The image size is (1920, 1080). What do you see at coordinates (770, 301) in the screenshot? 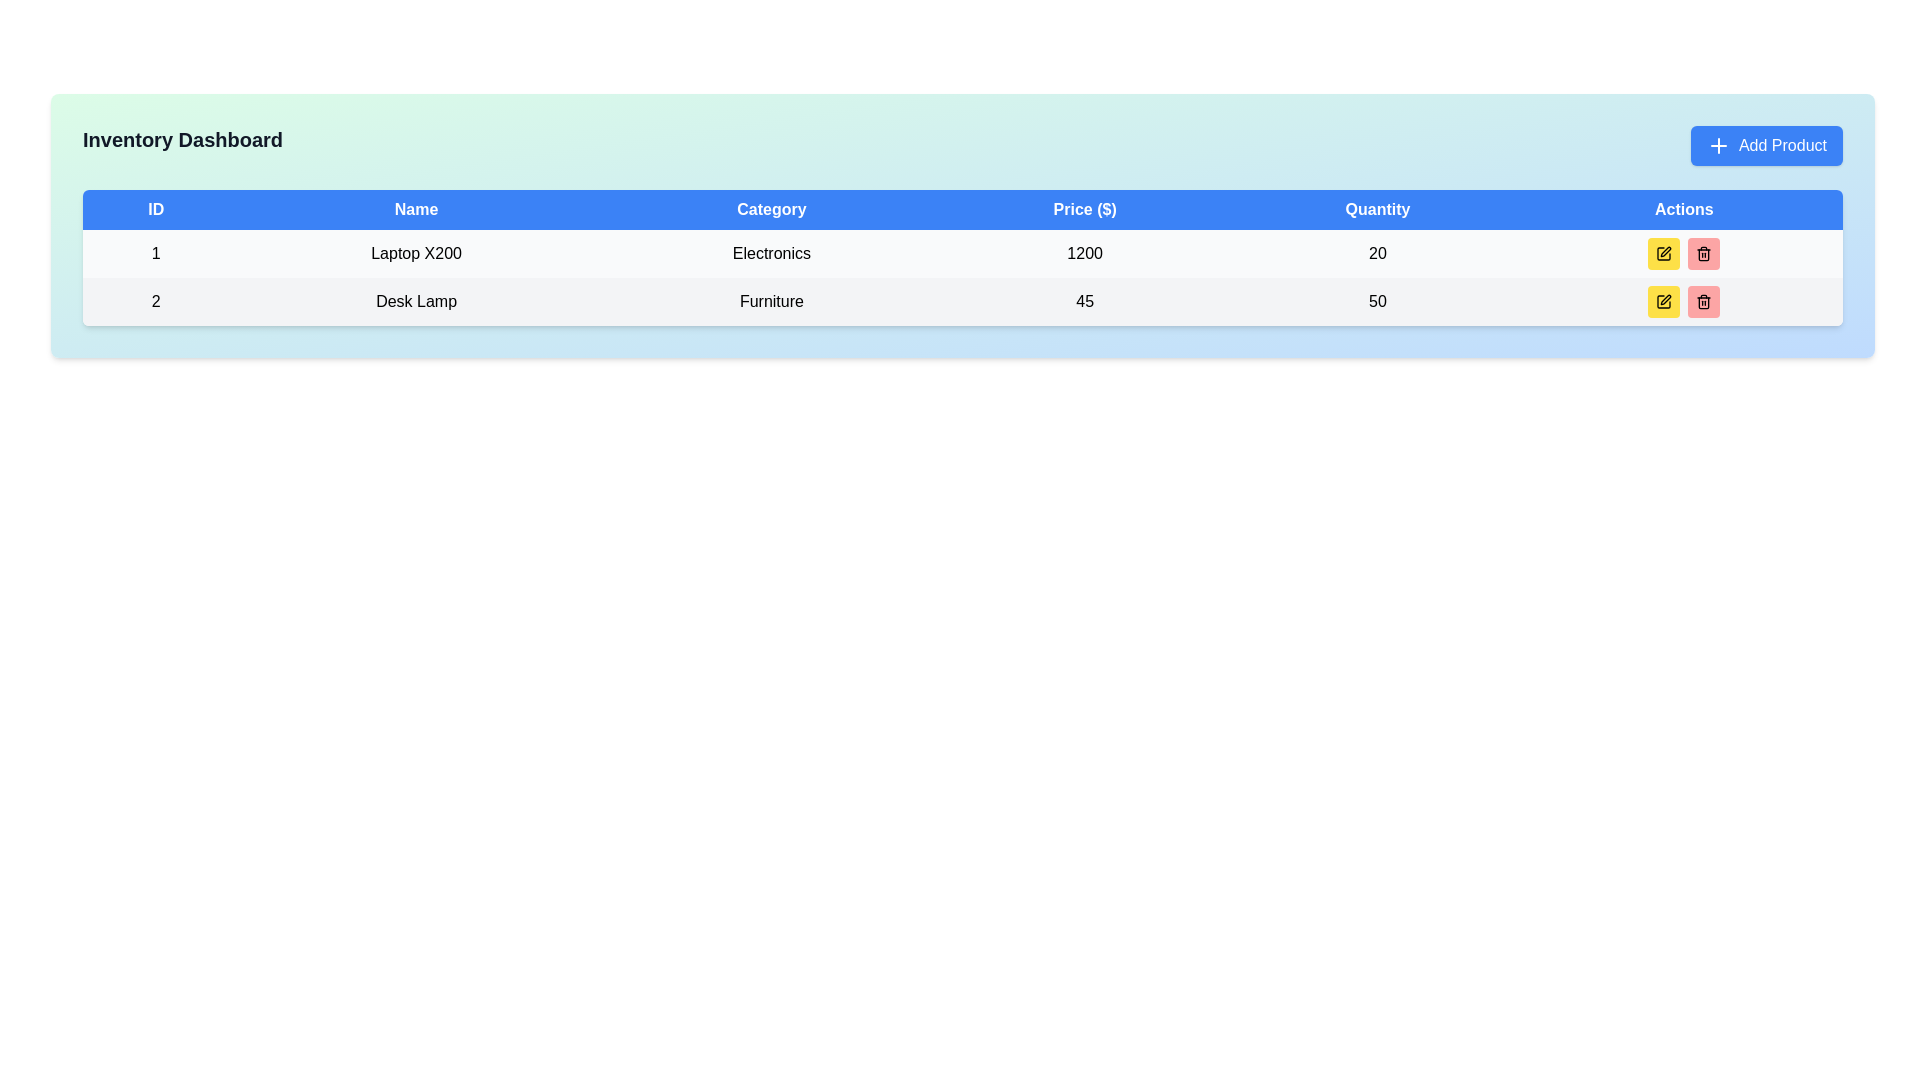
I see `the text label containing the word 'Furniture' in the third cell of the second row of the table` at bounding box center [770, 301].